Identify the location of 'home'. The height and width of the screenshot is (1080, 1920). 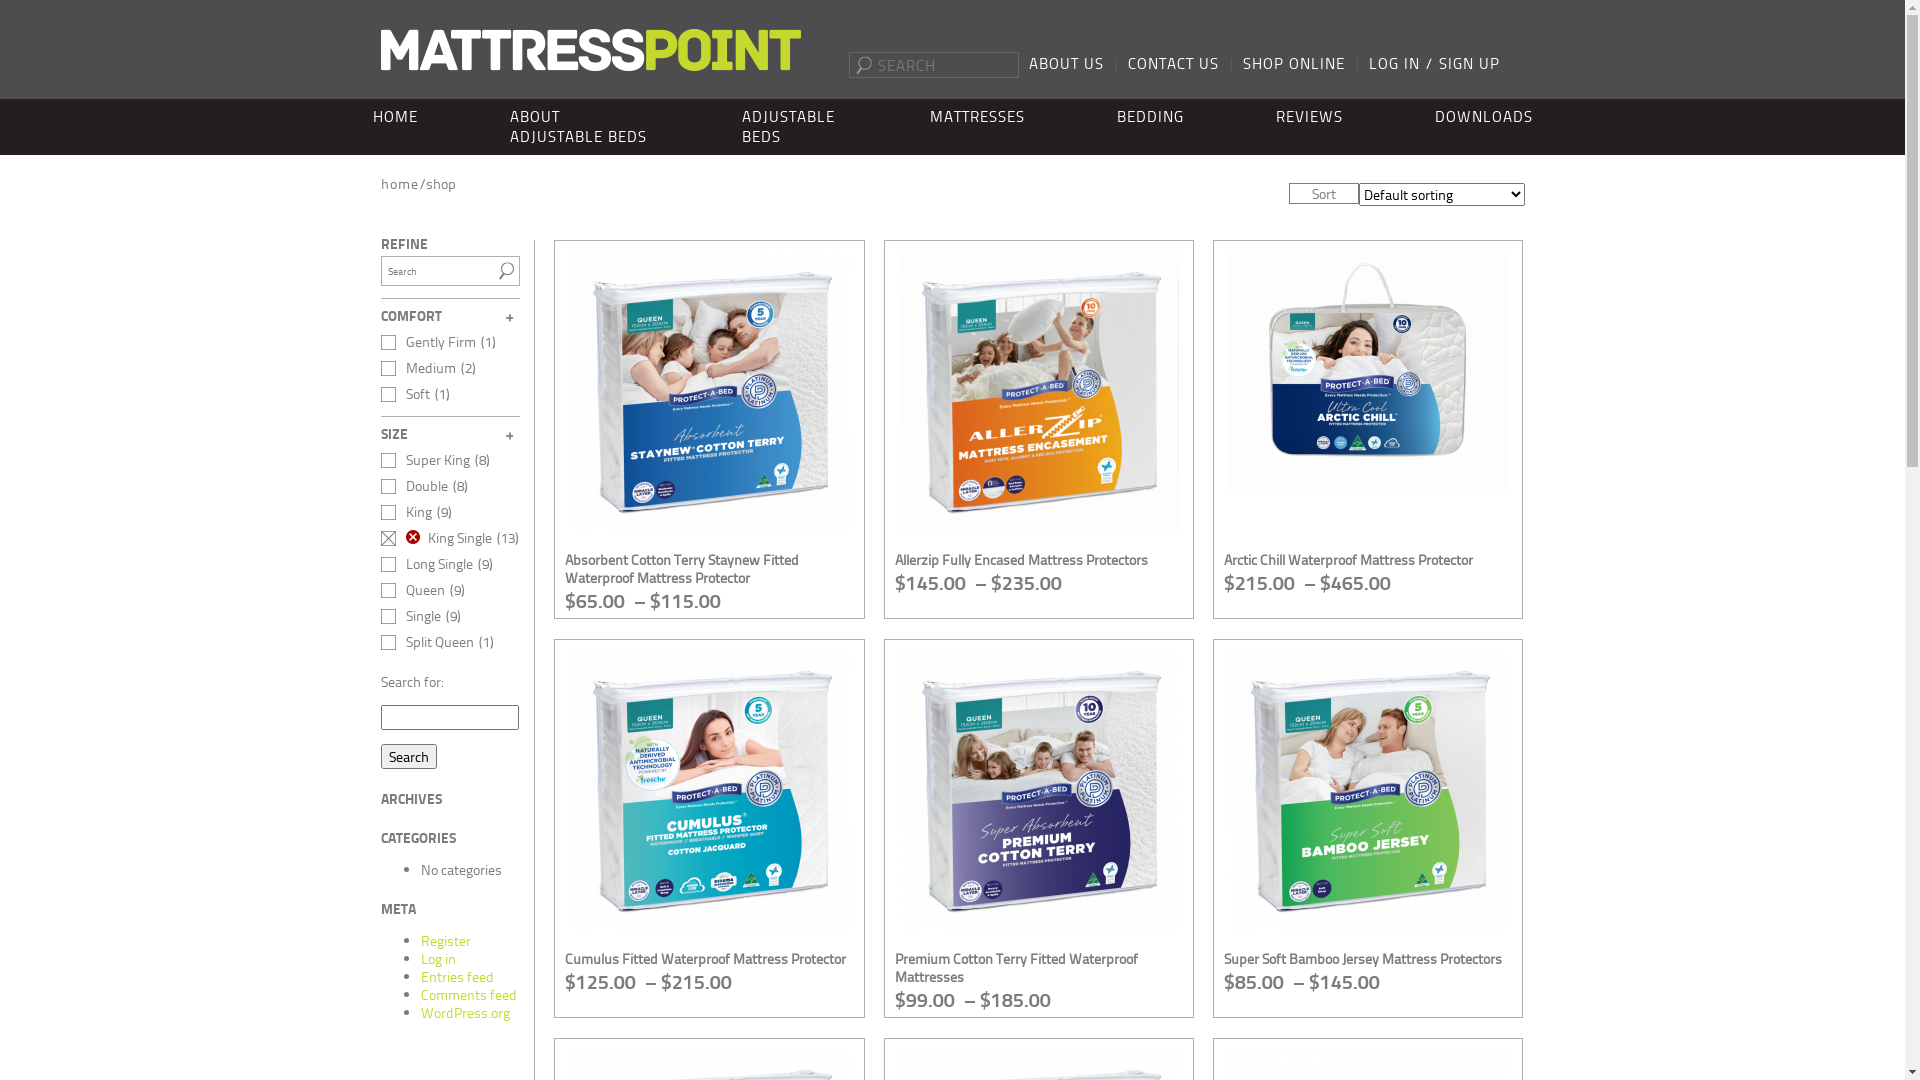
(379, 183).